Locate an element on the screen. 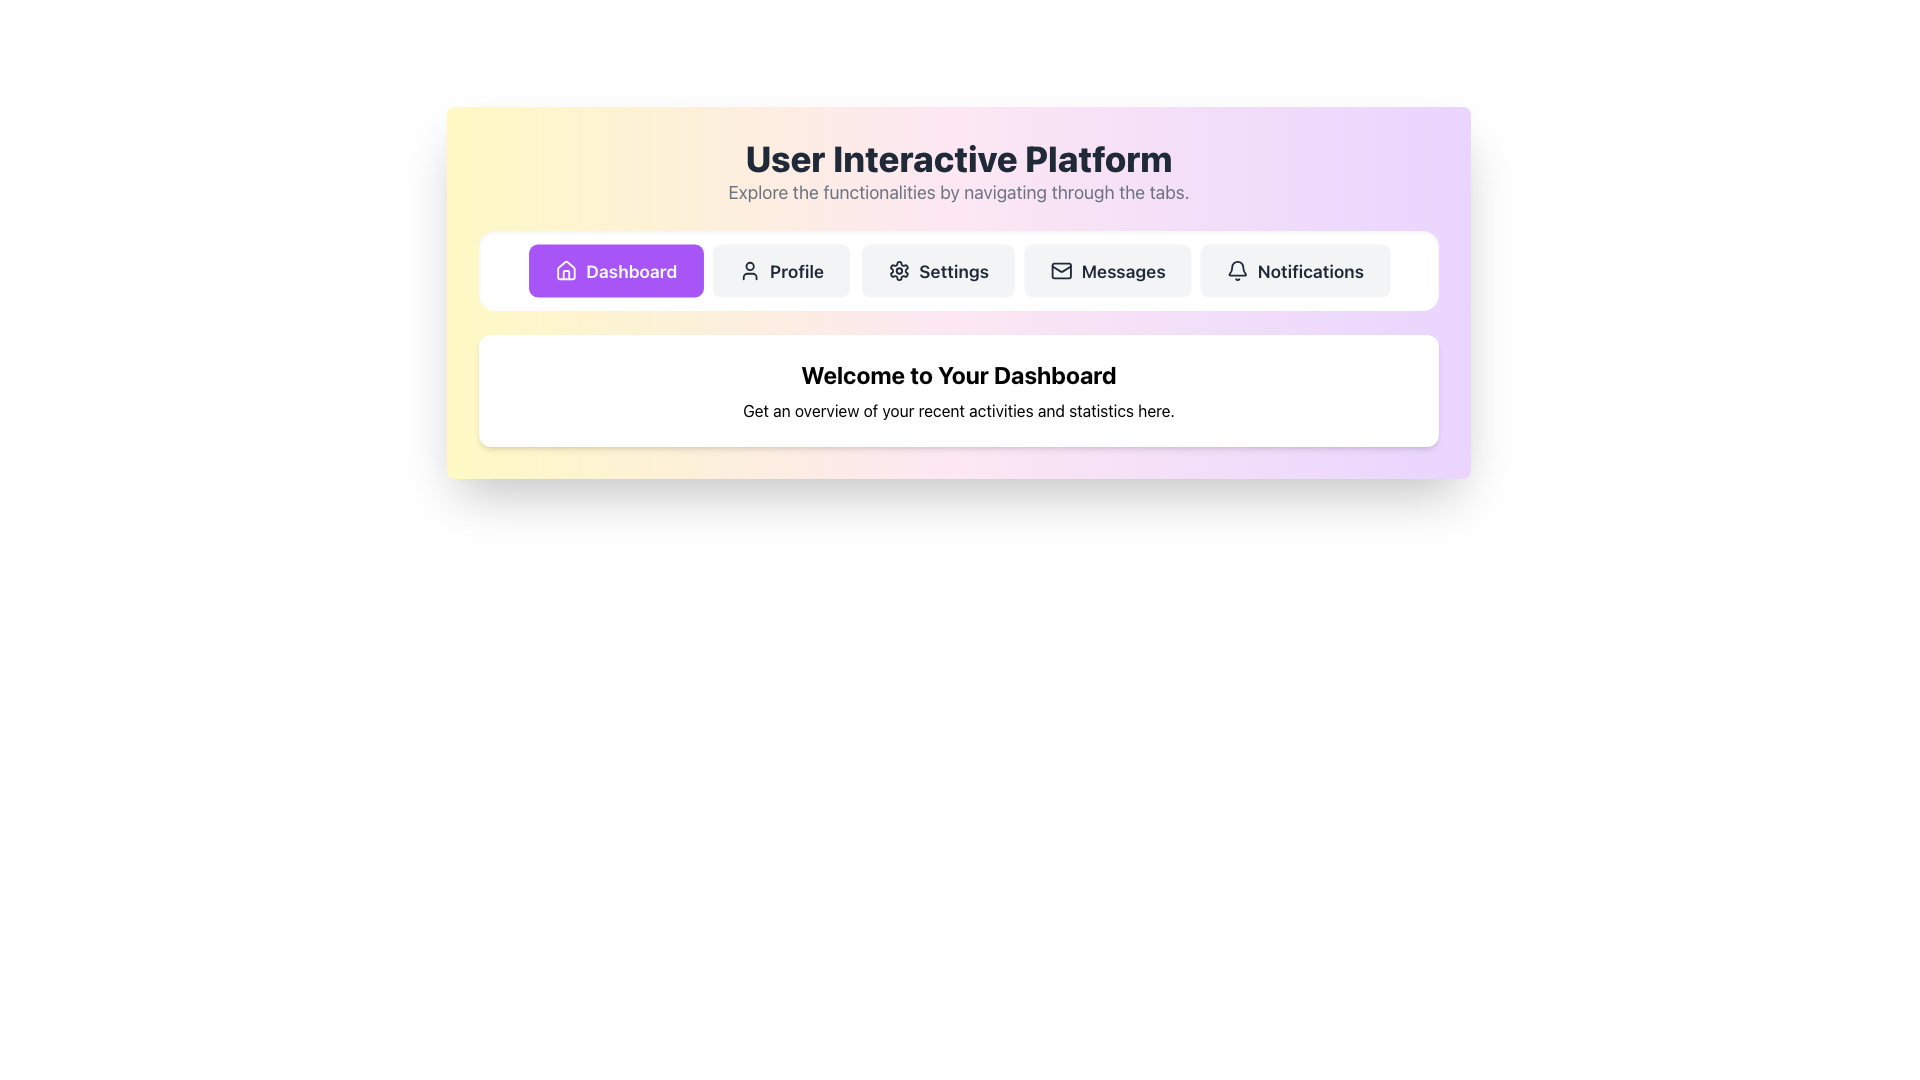 The height and width of the screenshot is (1080, 1920). the descriptive text that reads 'Explore the functionalities by navigating through the tabs.' which is styled in a large gray font and positioned beneath the headline 'User Interactive Platform' is located at coordinates (958, 192).